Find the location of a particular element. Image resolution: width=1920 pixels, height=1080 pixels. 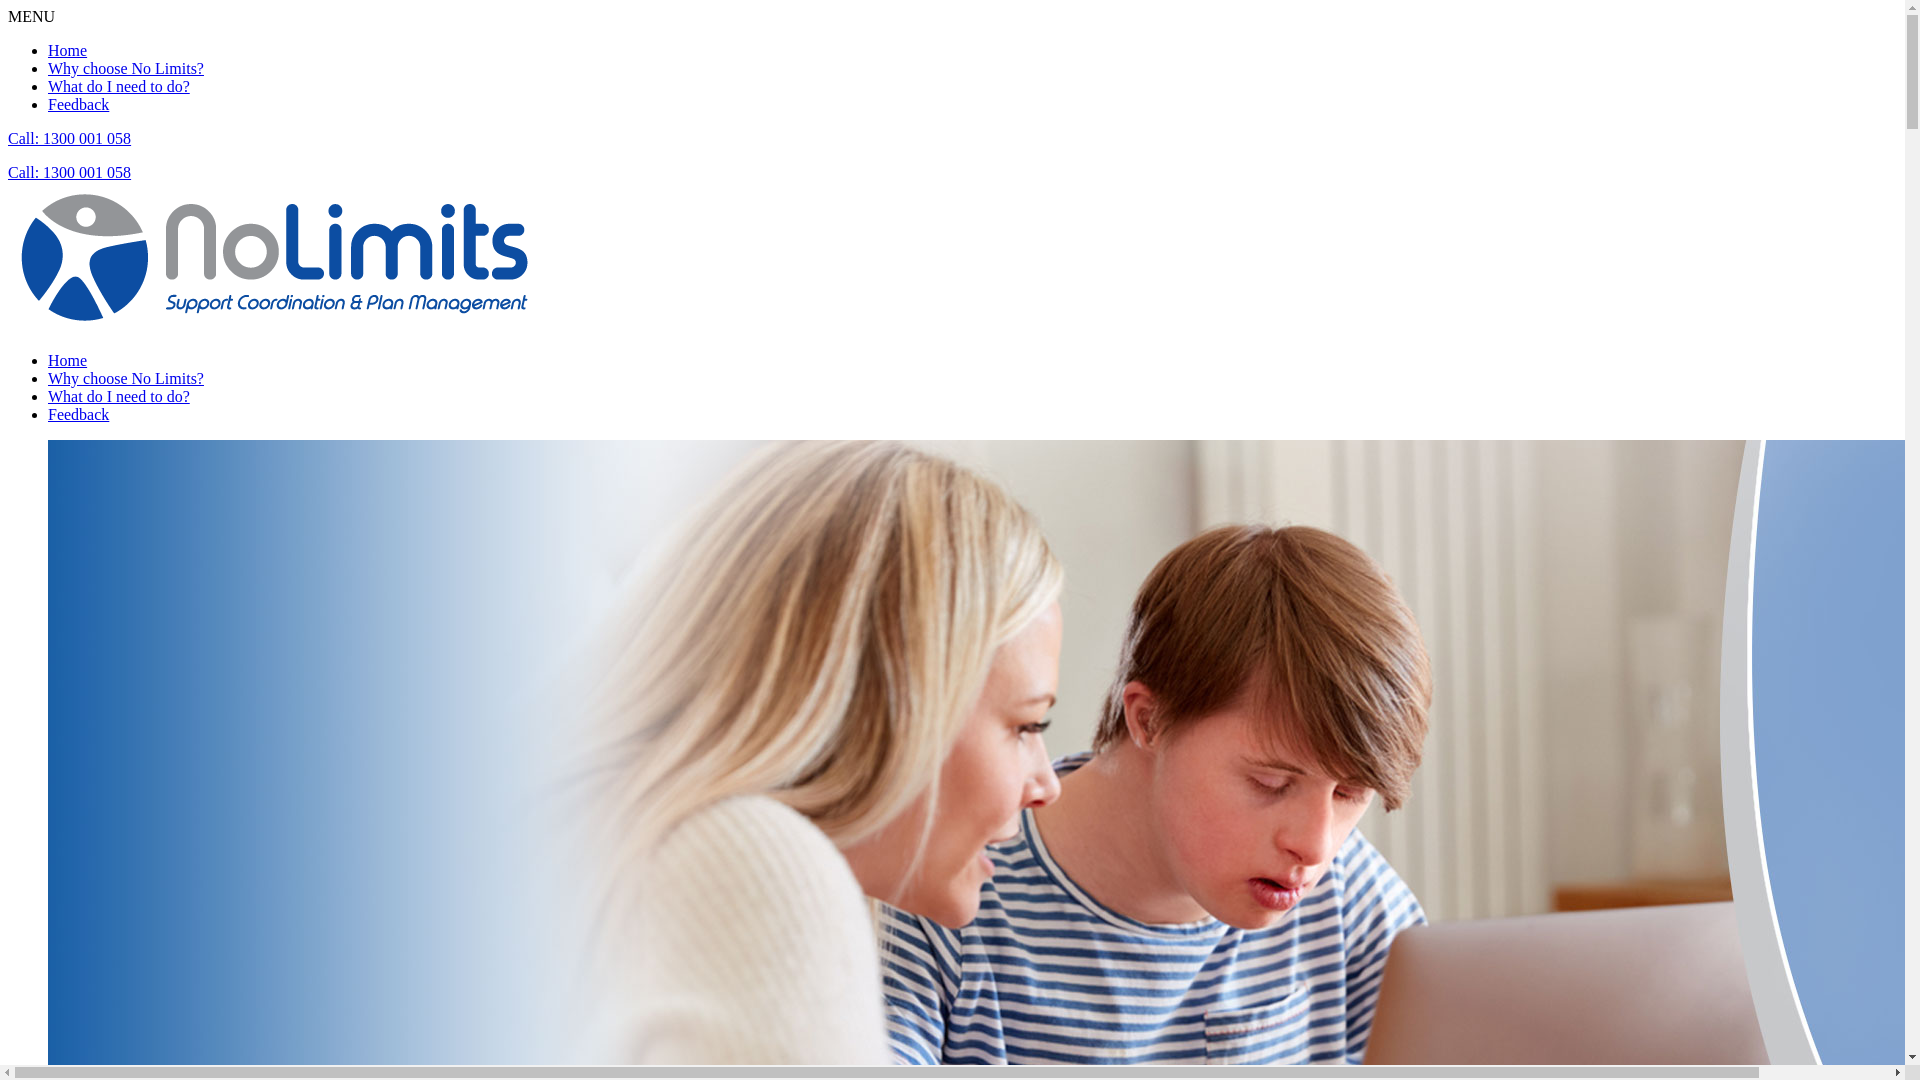

'Why choose No Limits?' is located at coordinates (124, 378).